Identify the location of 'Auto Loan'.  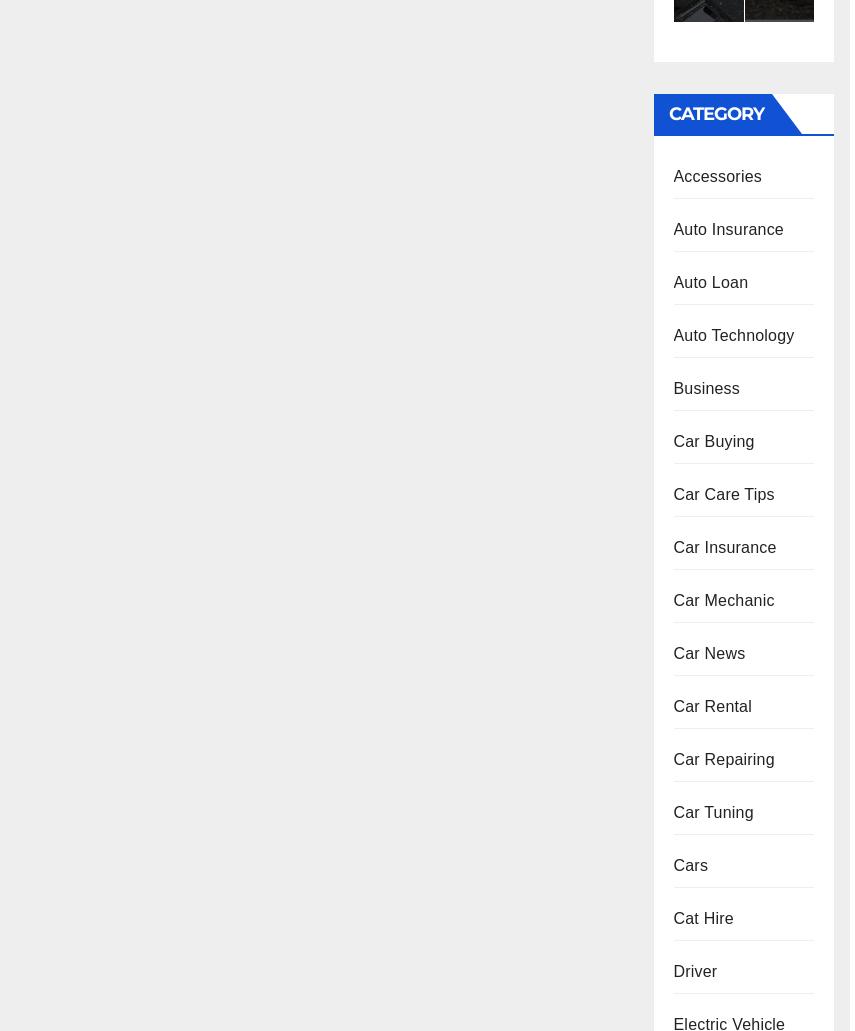
(709, 282).